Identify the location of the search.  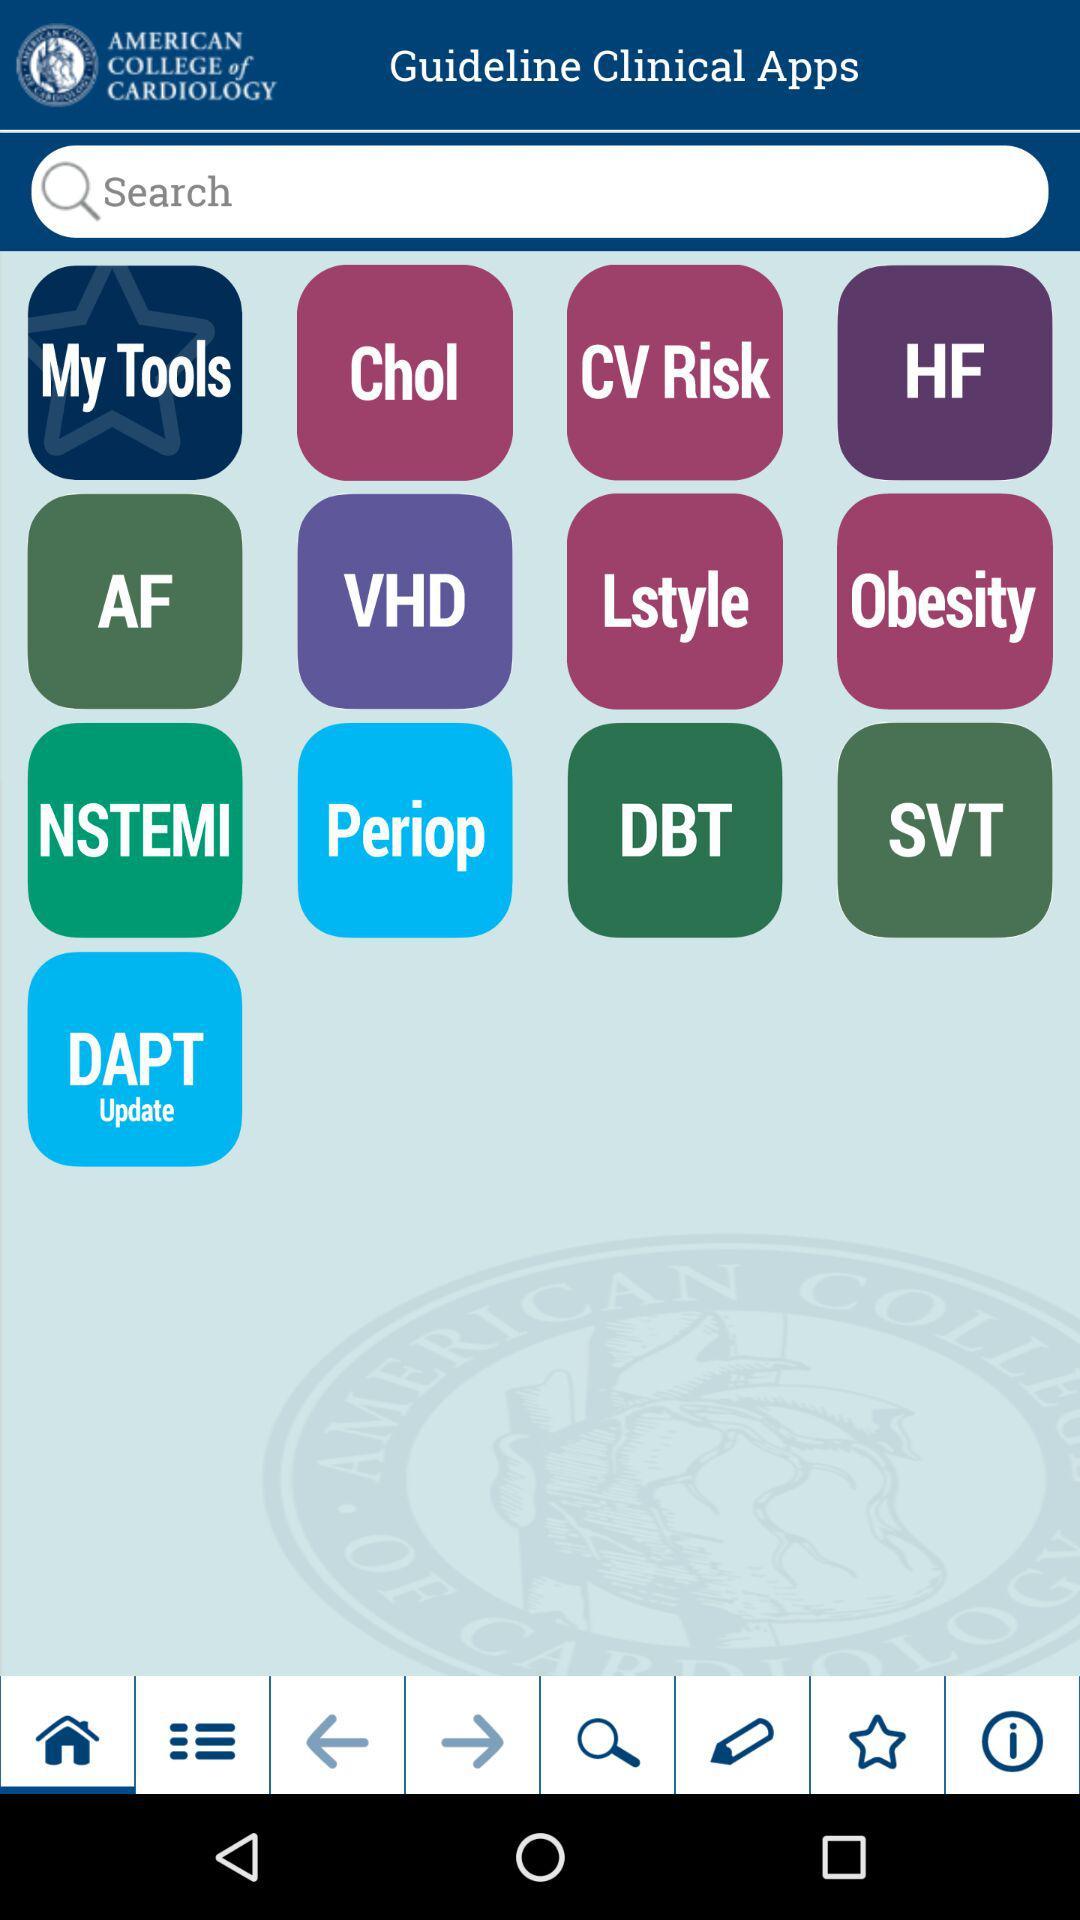
(540, 191).